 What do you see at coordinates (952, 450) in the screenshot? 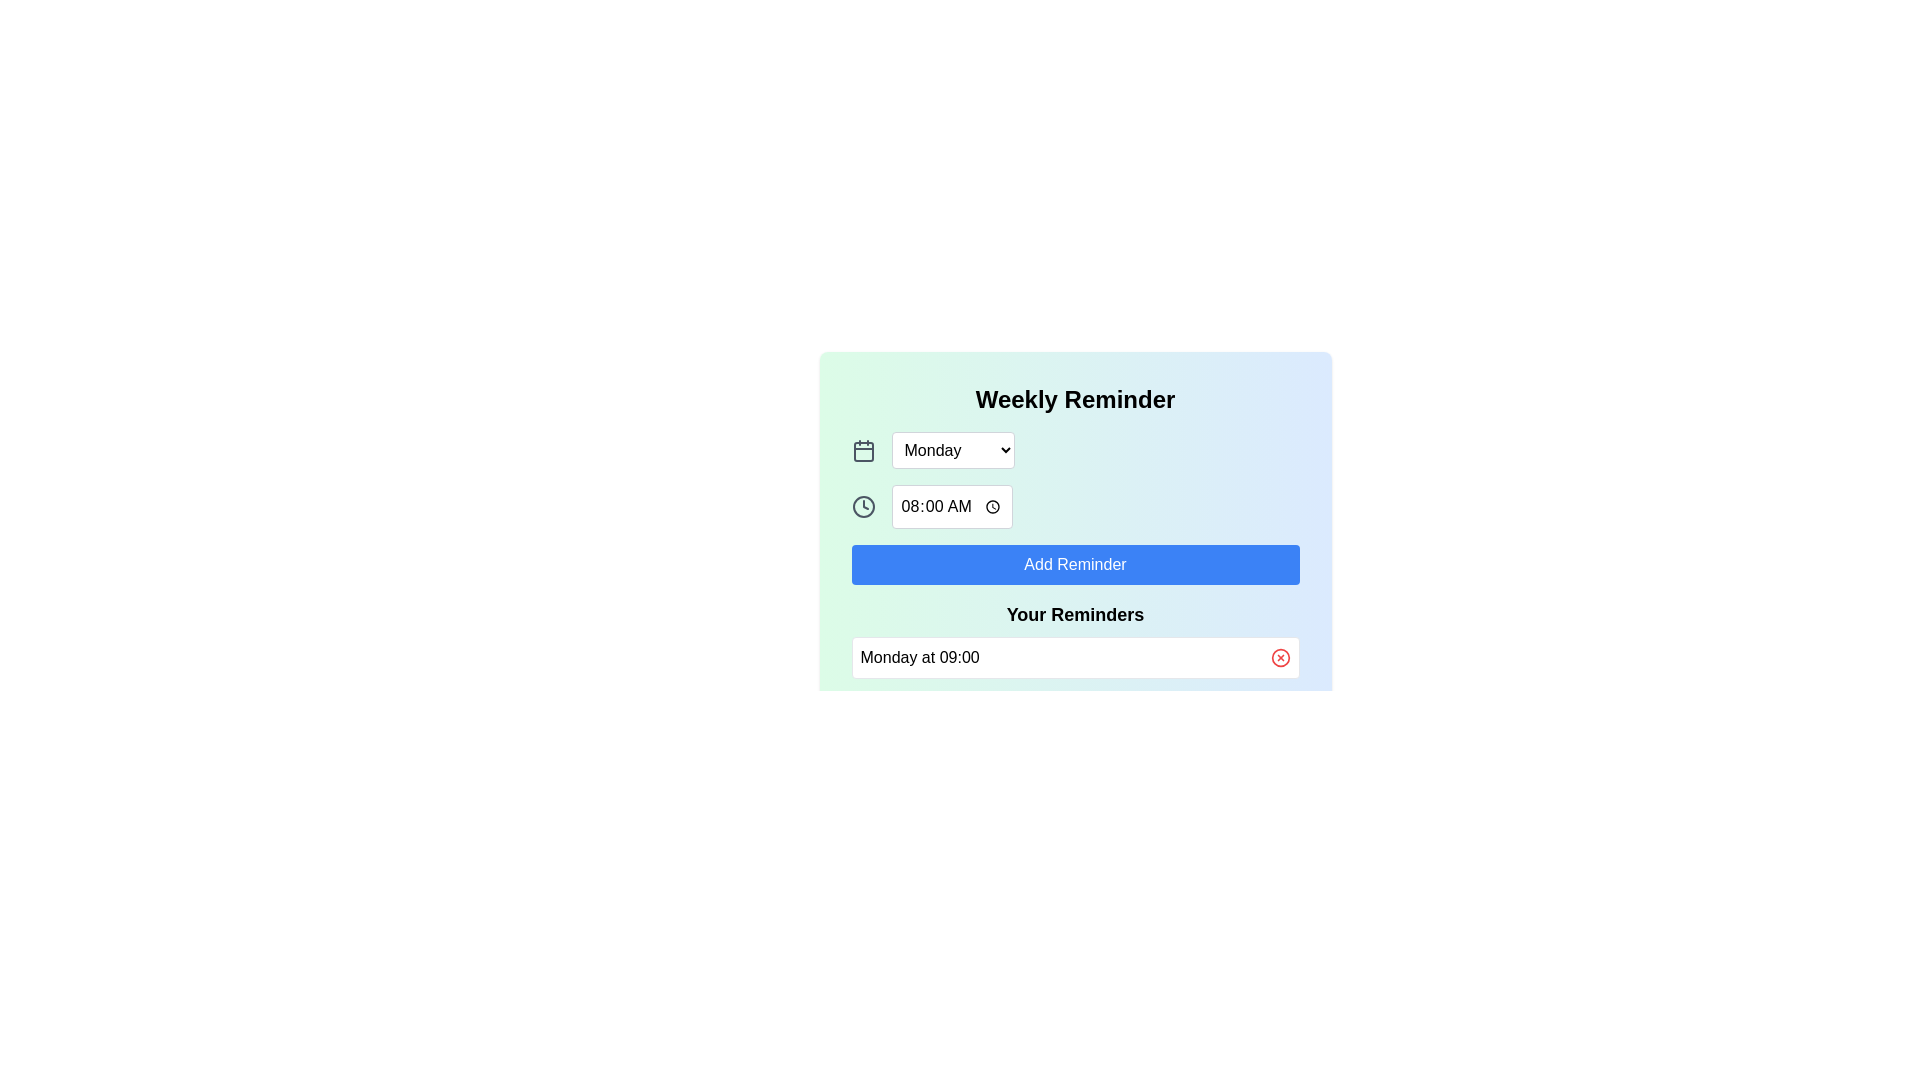
I see `the dropdown arrow of the Weekly Reminder dropdown menu` at bounding box center [952, 450].